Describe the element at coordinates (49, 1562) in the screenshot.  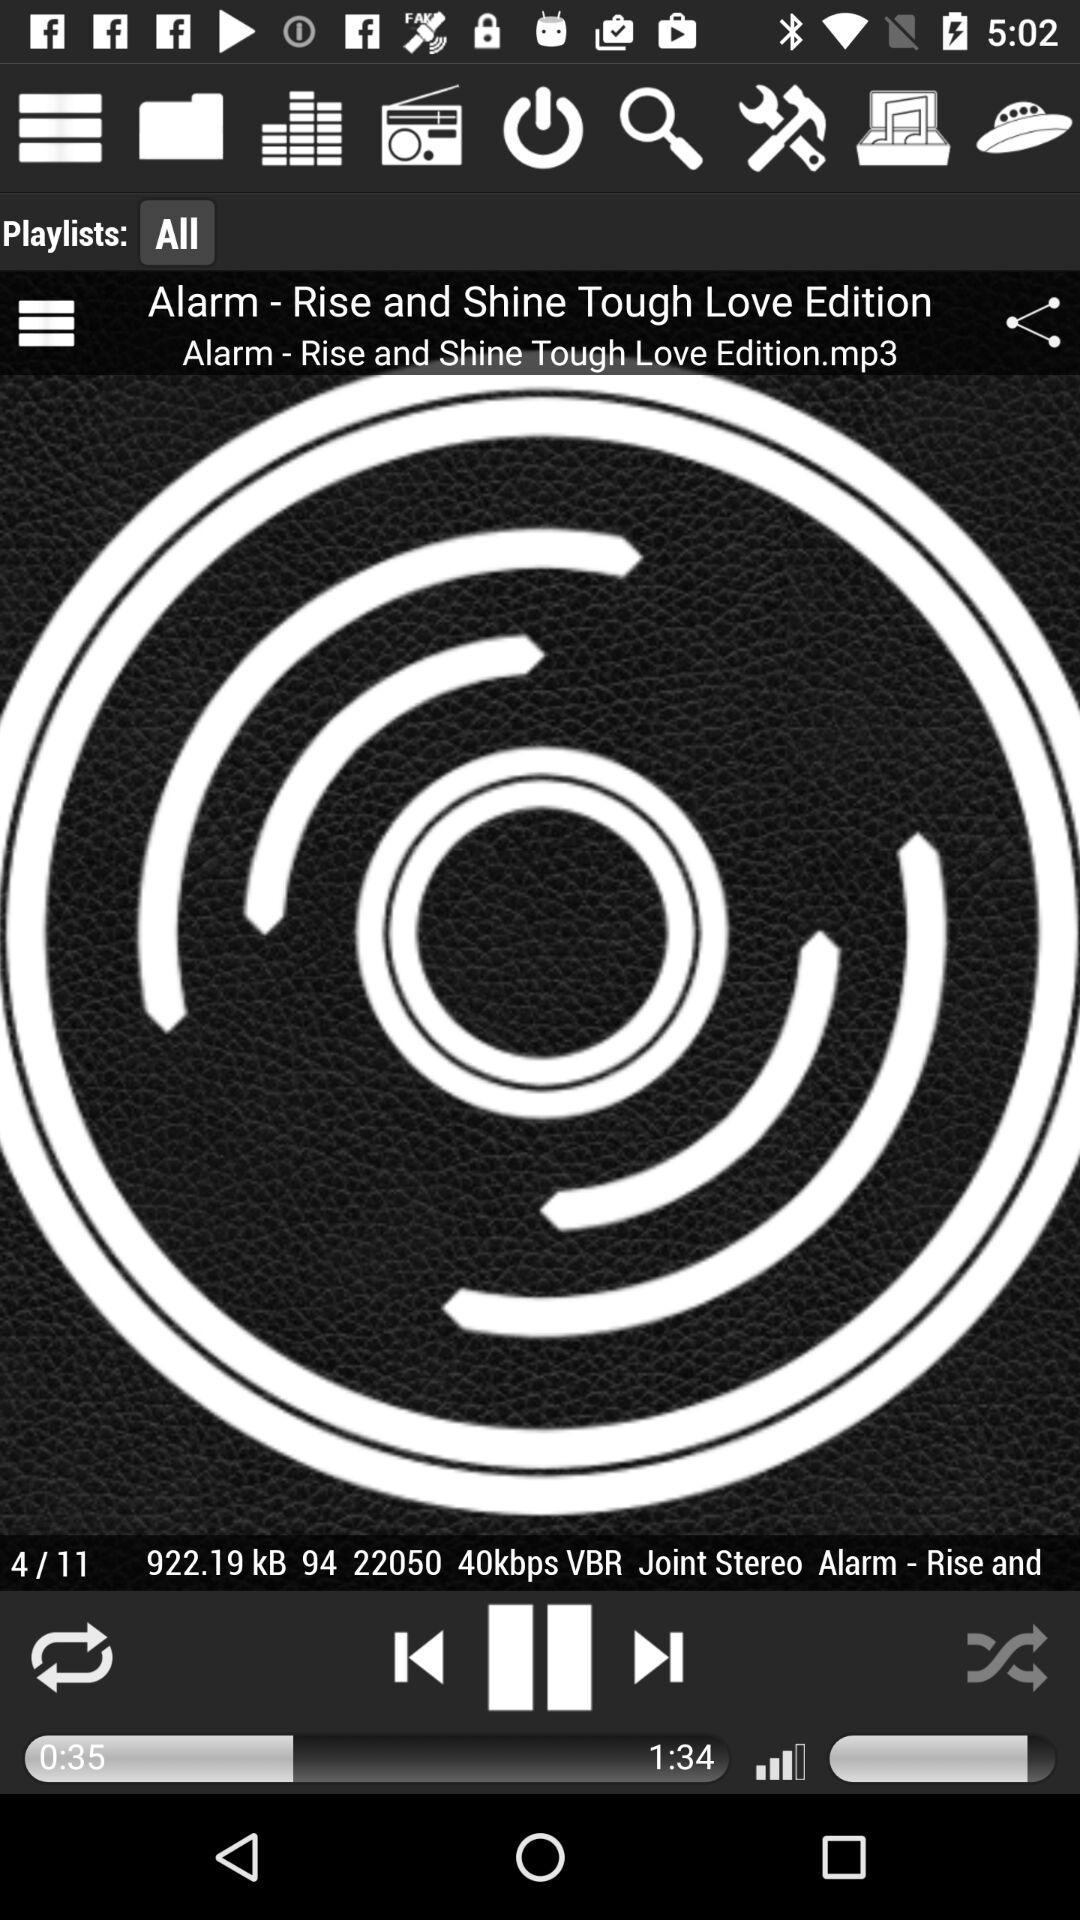
I see `the app next to the 922 19 kb icon` at that location.